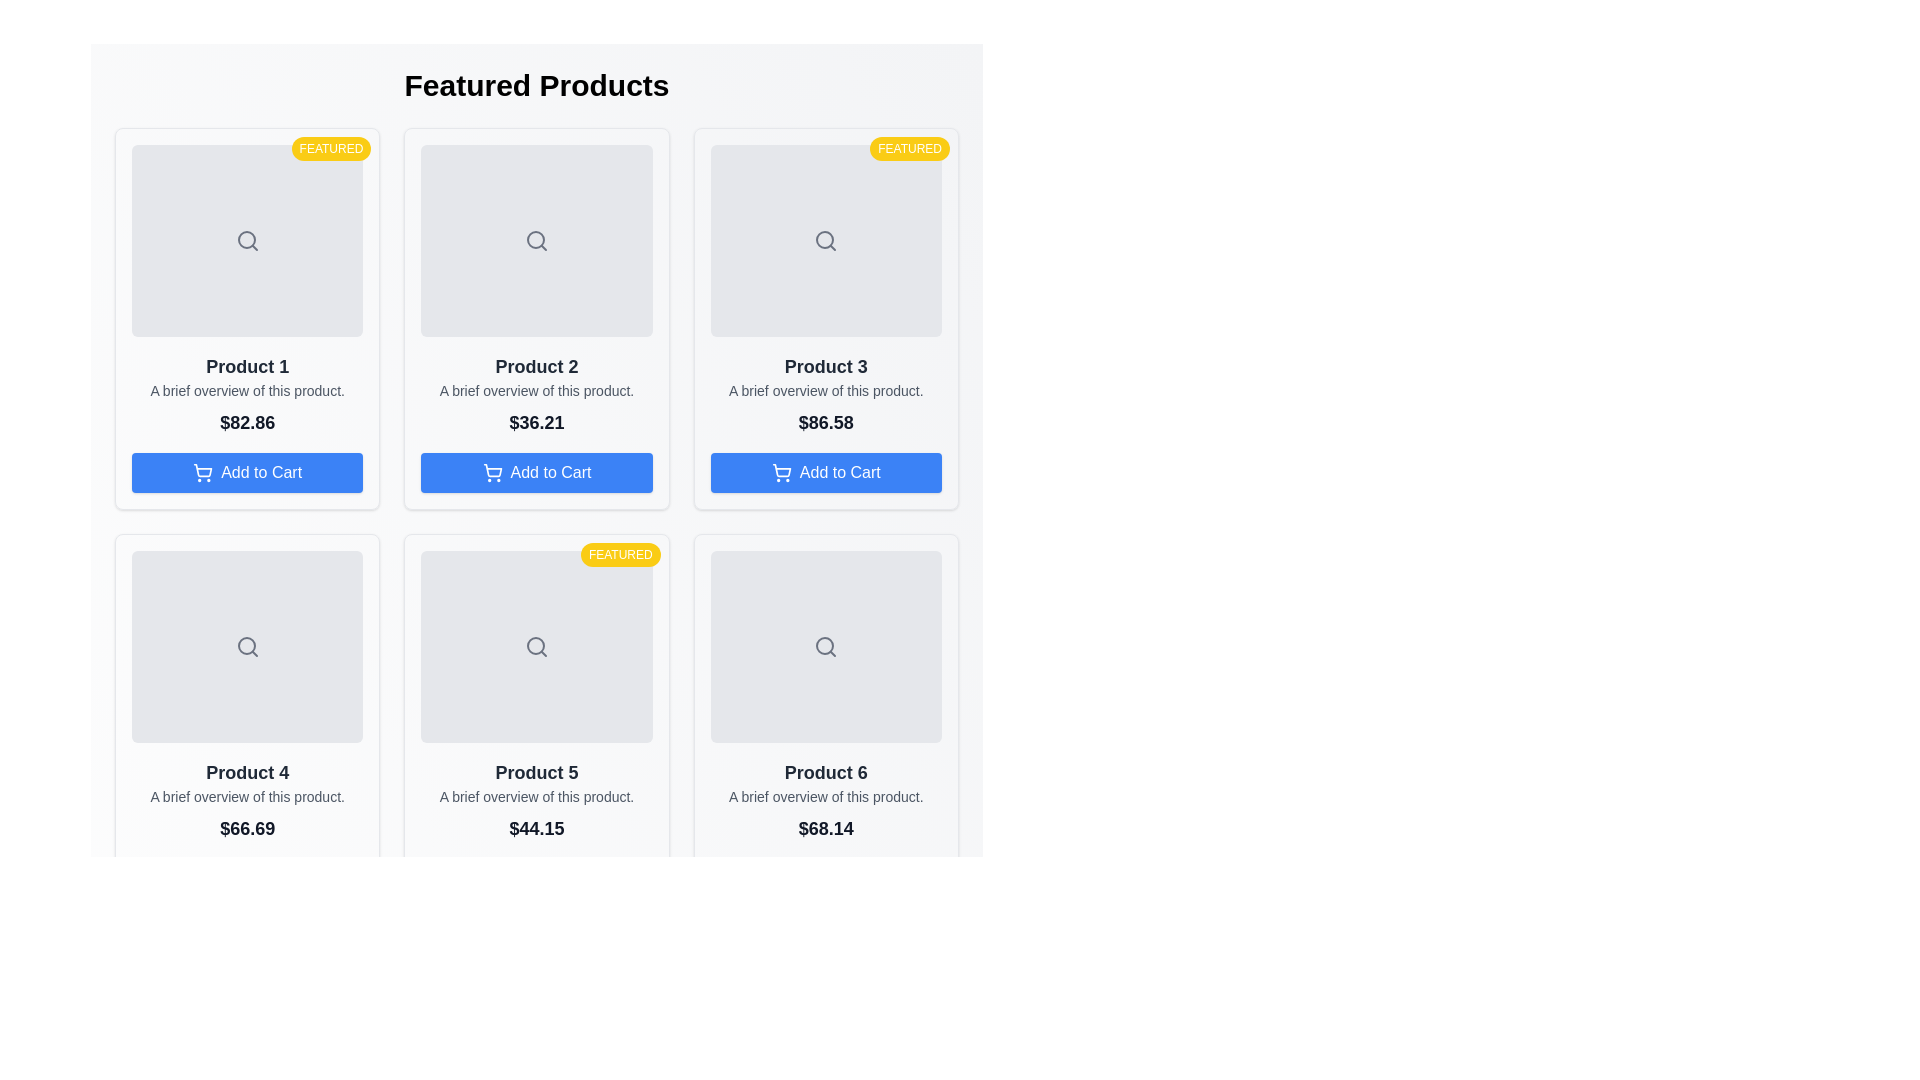 Image resolution: width=1920 pixels, height=1080 pixels. I want to click on the magnifying glass icon located in the central gray placeholder of the 'Product 2' card, which is the second card in the top row of the product grid, so click(537, 239).